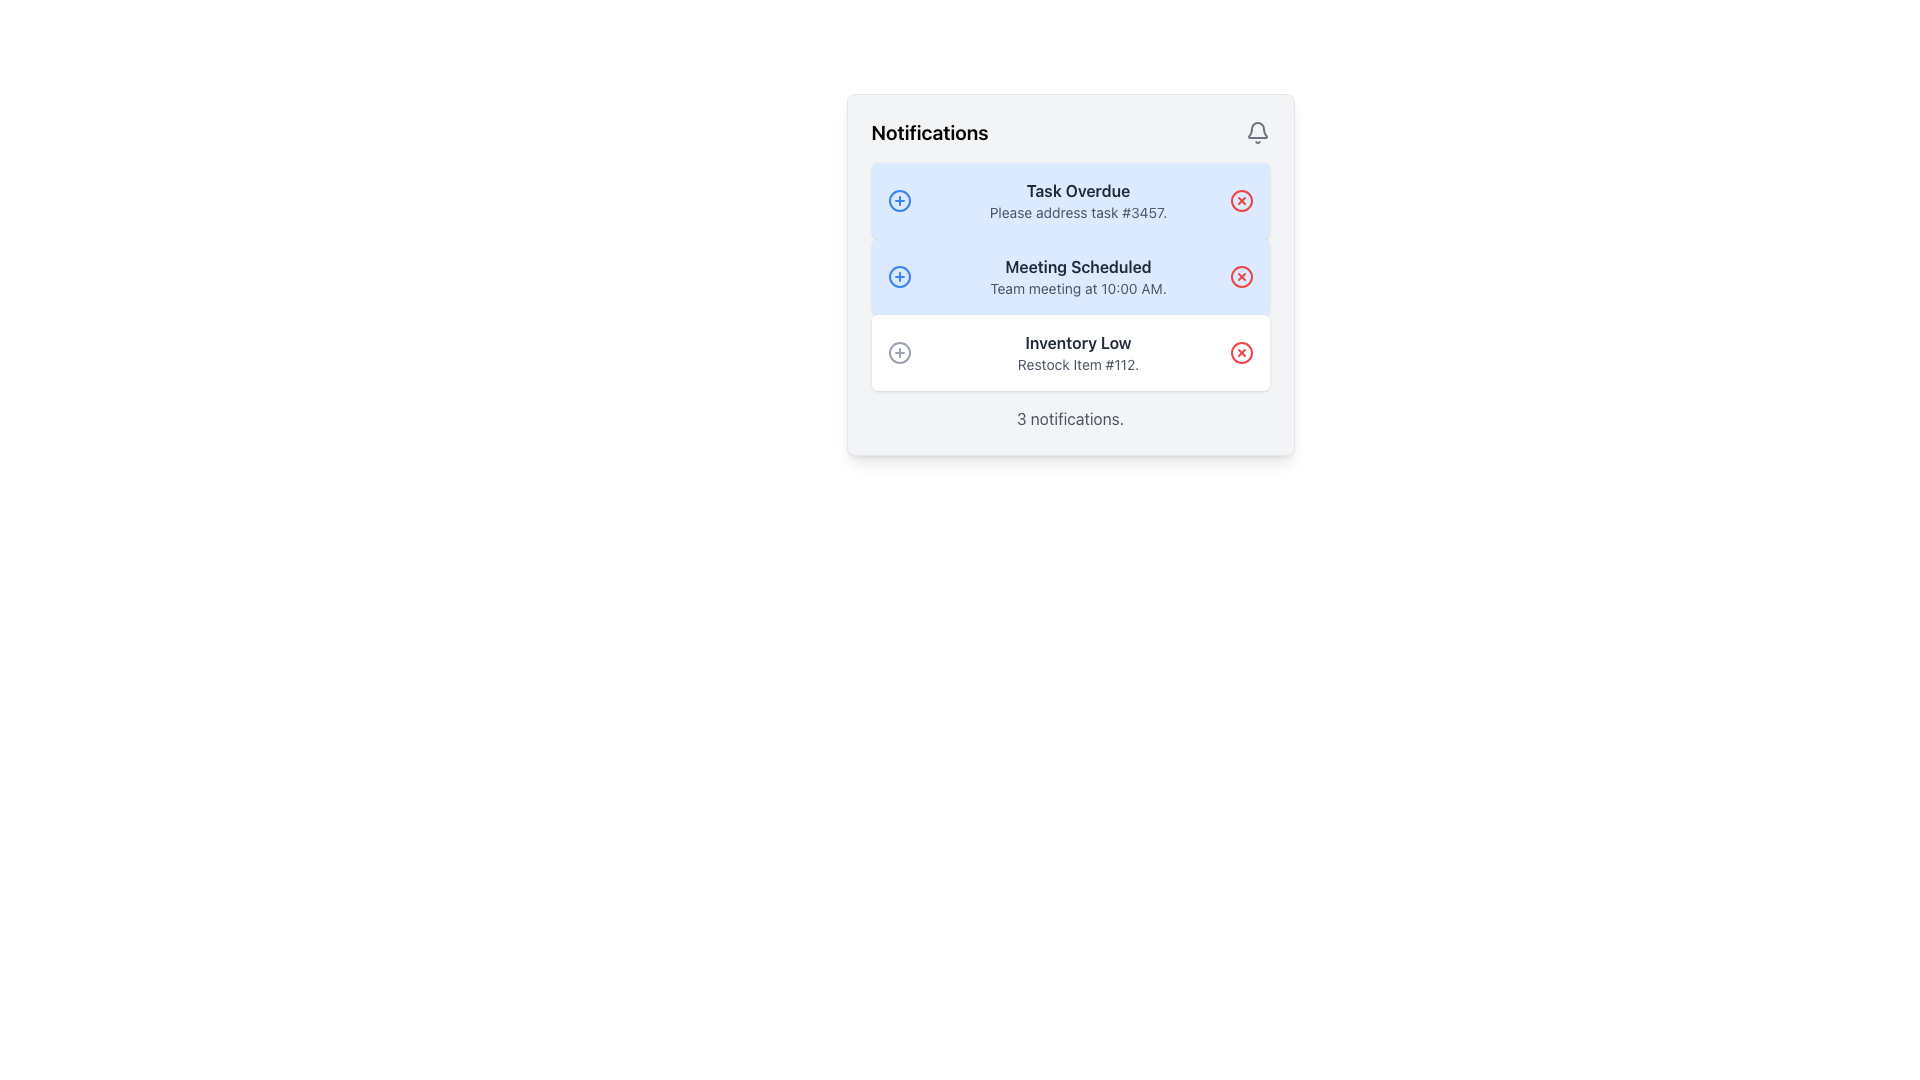  I want to click on the SVG bell icon representing notifications, located on the far right of the header section next to the 'Notifications' label, so click(1256, 132).